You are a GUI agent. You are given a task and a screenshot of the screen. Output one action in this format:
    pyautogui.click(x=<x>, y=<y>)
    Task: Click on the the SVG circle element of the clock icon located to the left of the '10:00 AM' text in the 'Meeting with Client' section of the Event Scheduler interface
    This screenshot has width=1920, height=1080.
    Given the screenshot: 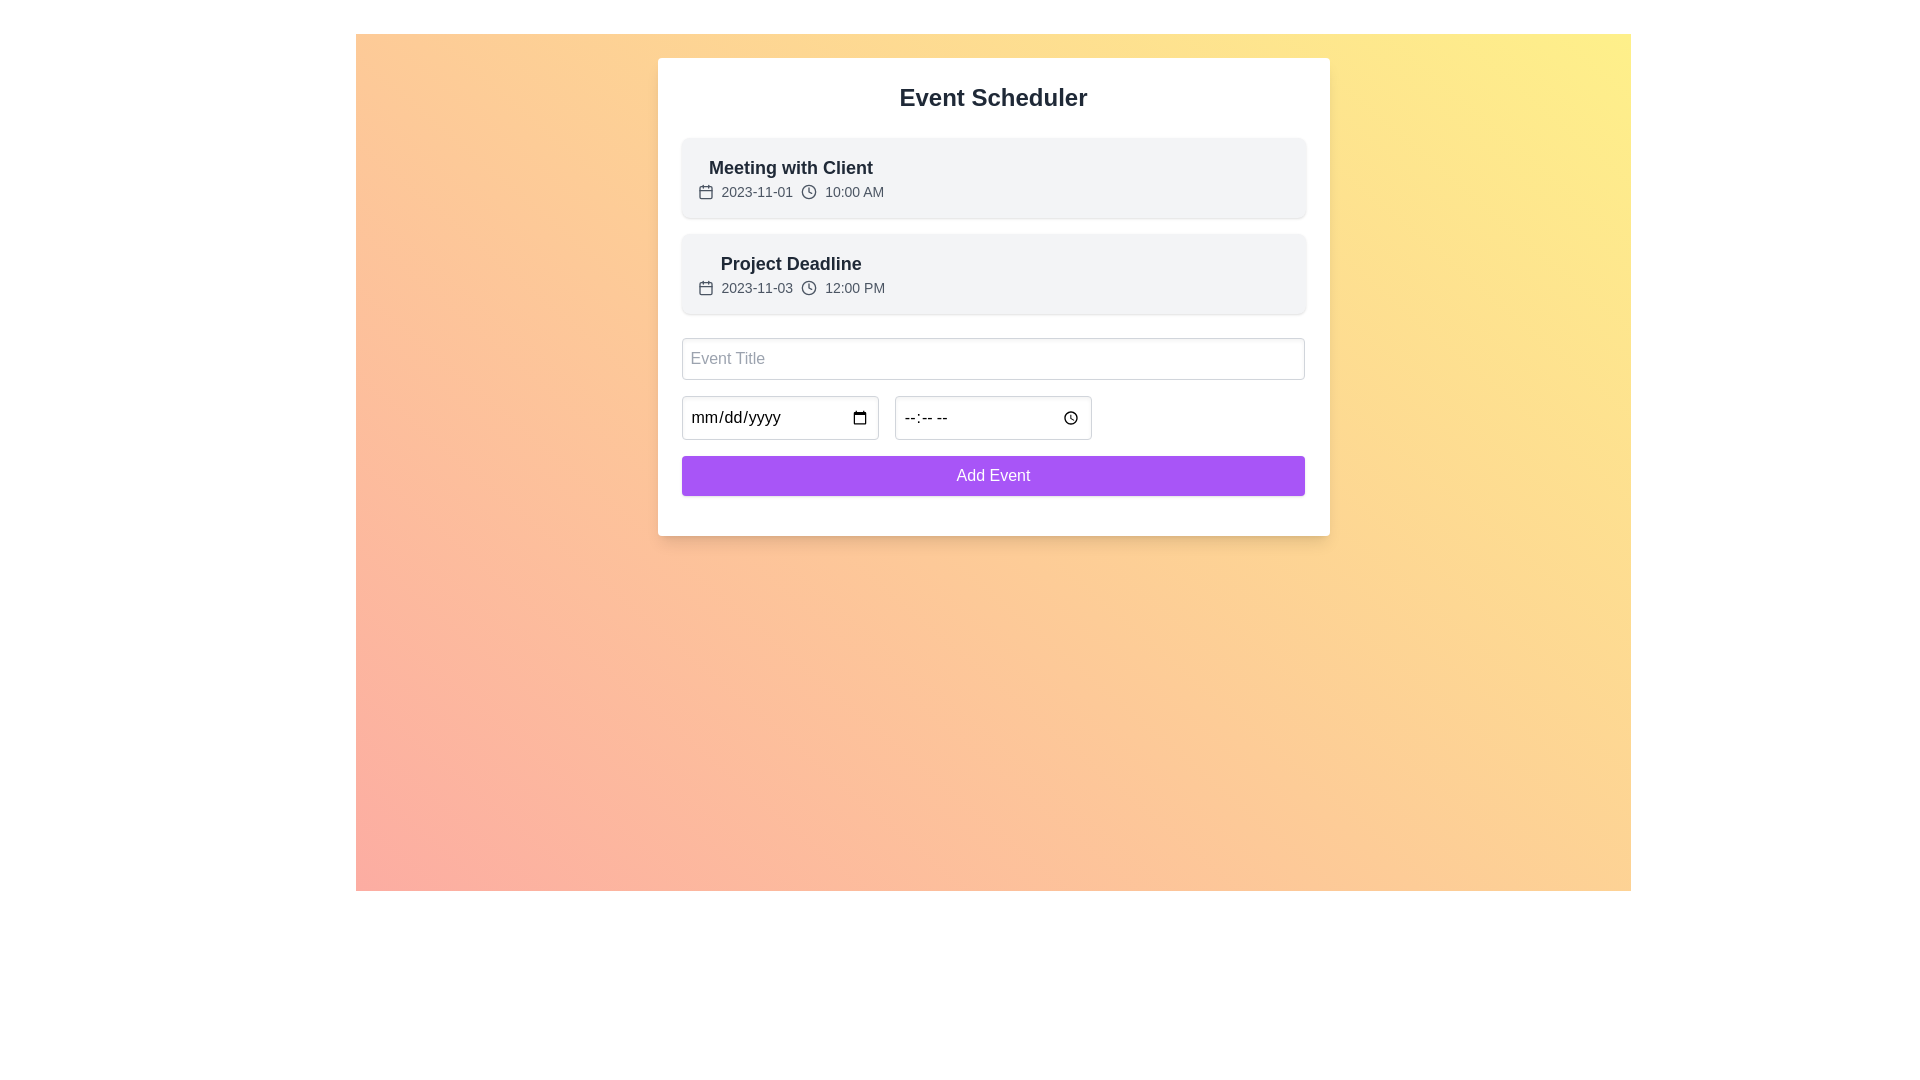 What is the action you would take?
    pyautogui.click(x=809, y=192)
    